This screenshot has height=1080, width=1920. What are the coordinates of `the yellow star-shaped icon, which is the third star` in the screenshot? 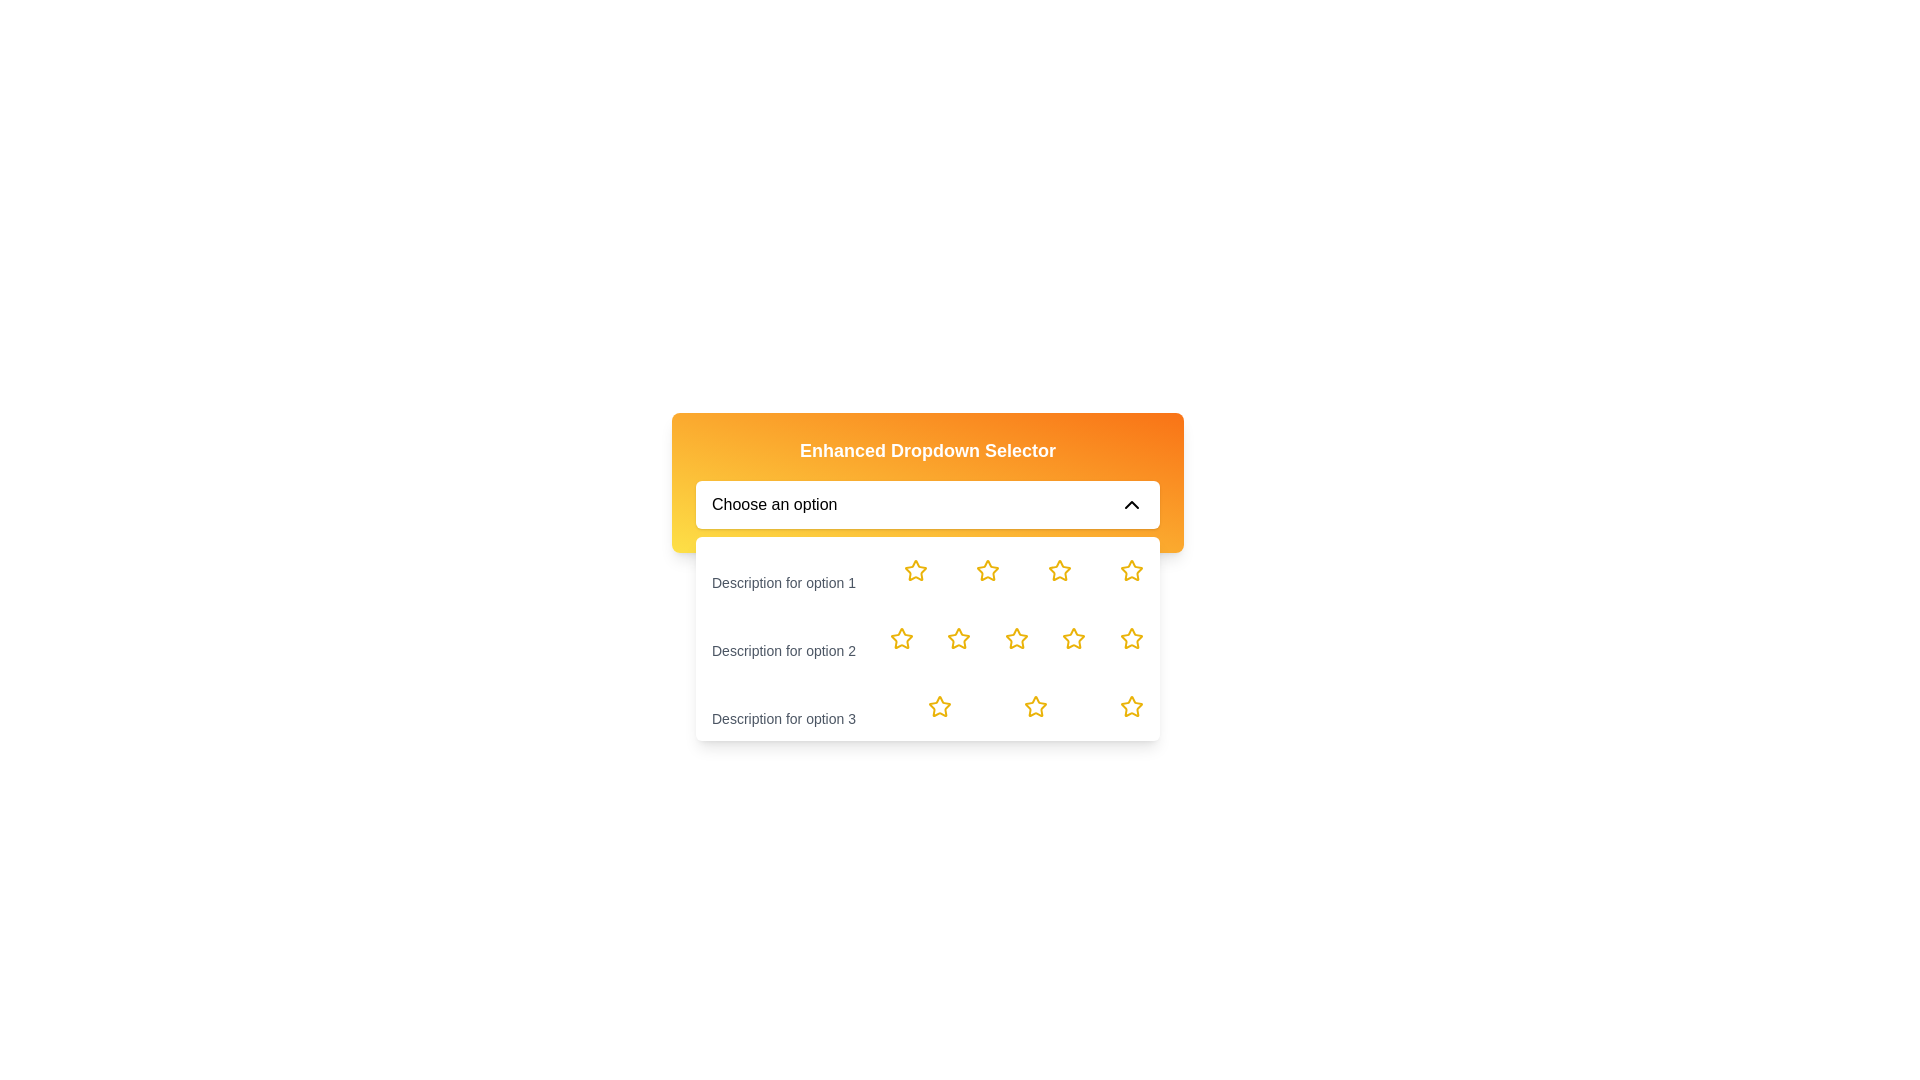 It's located at (958, 638).